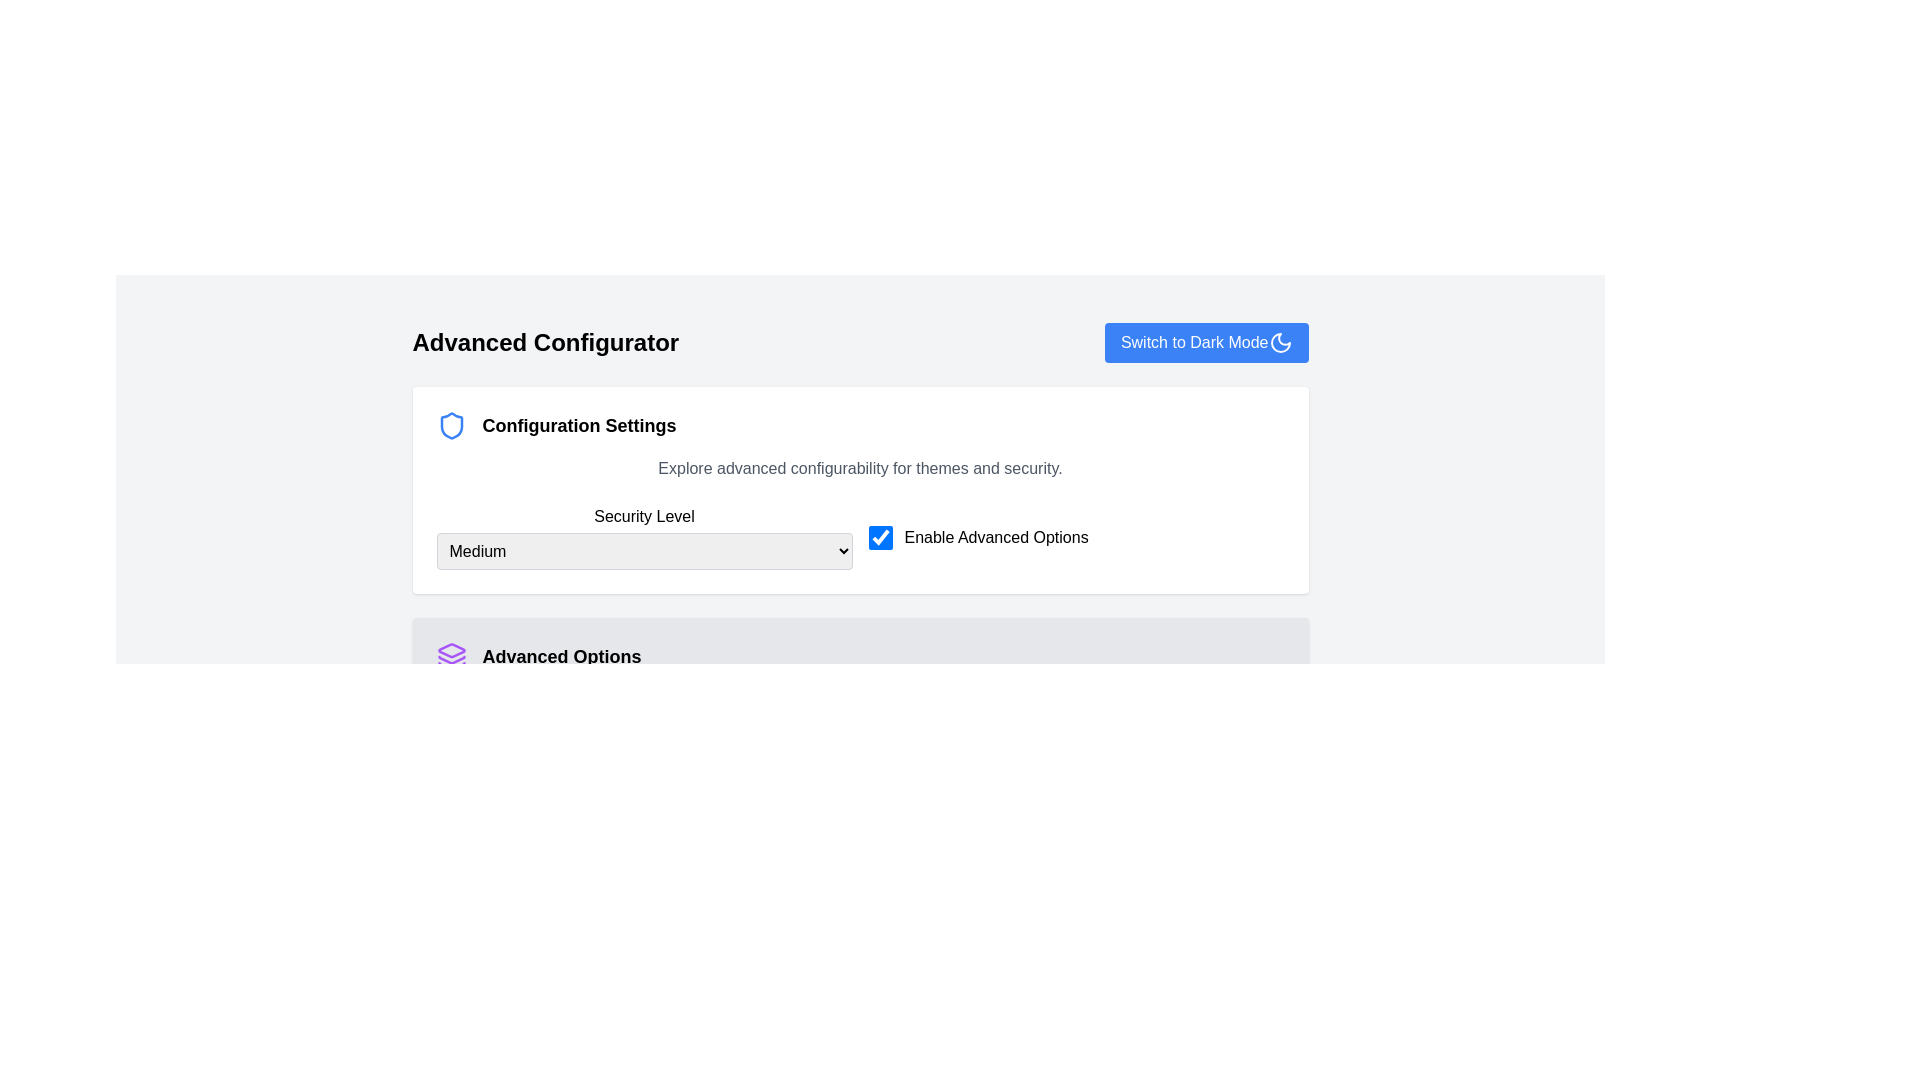 The image size is (1920, 1080). I want to click on the icon representing the associated feature within the 'Advanced Options' section, which is the first visual item from the left adjacent to the section title, so click(450, 656).